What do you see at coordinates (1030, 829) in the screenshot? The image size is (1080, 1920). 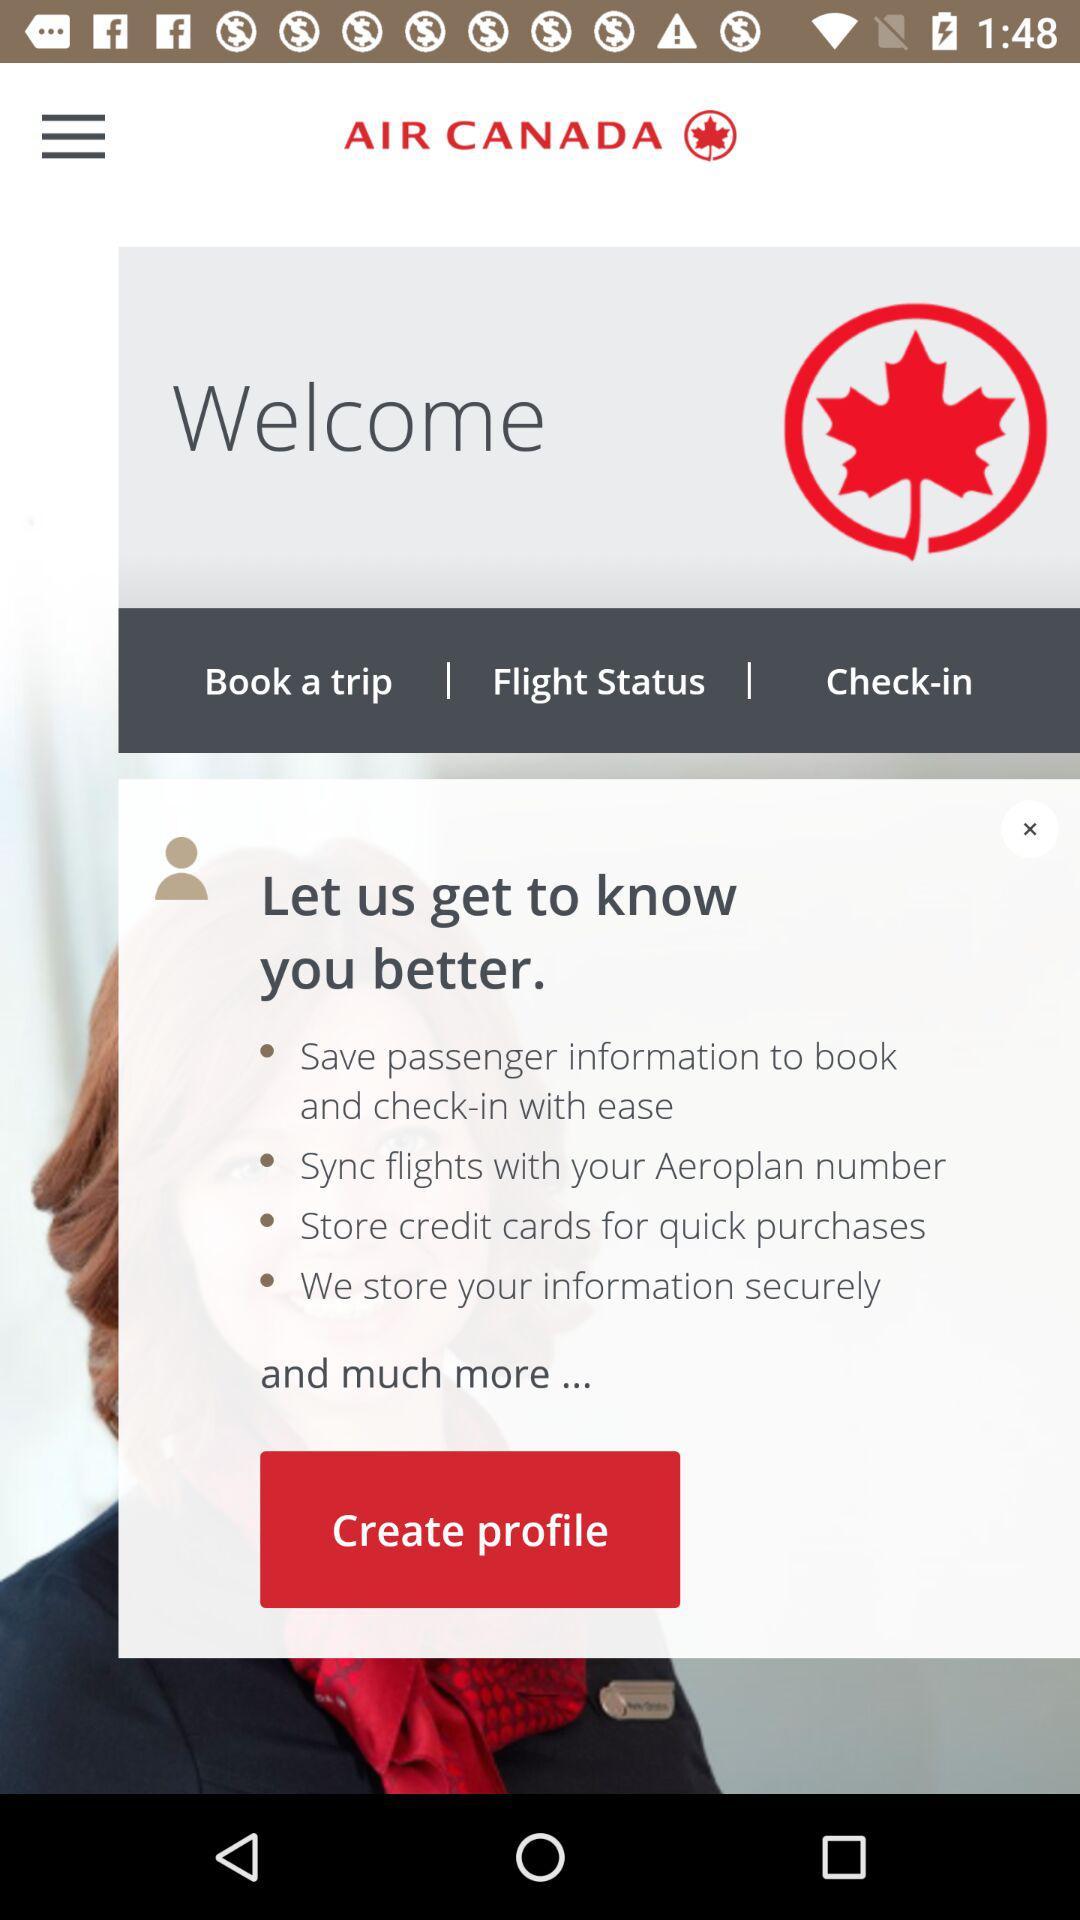 I see `the close icon` at bounding box center [1030, 829].